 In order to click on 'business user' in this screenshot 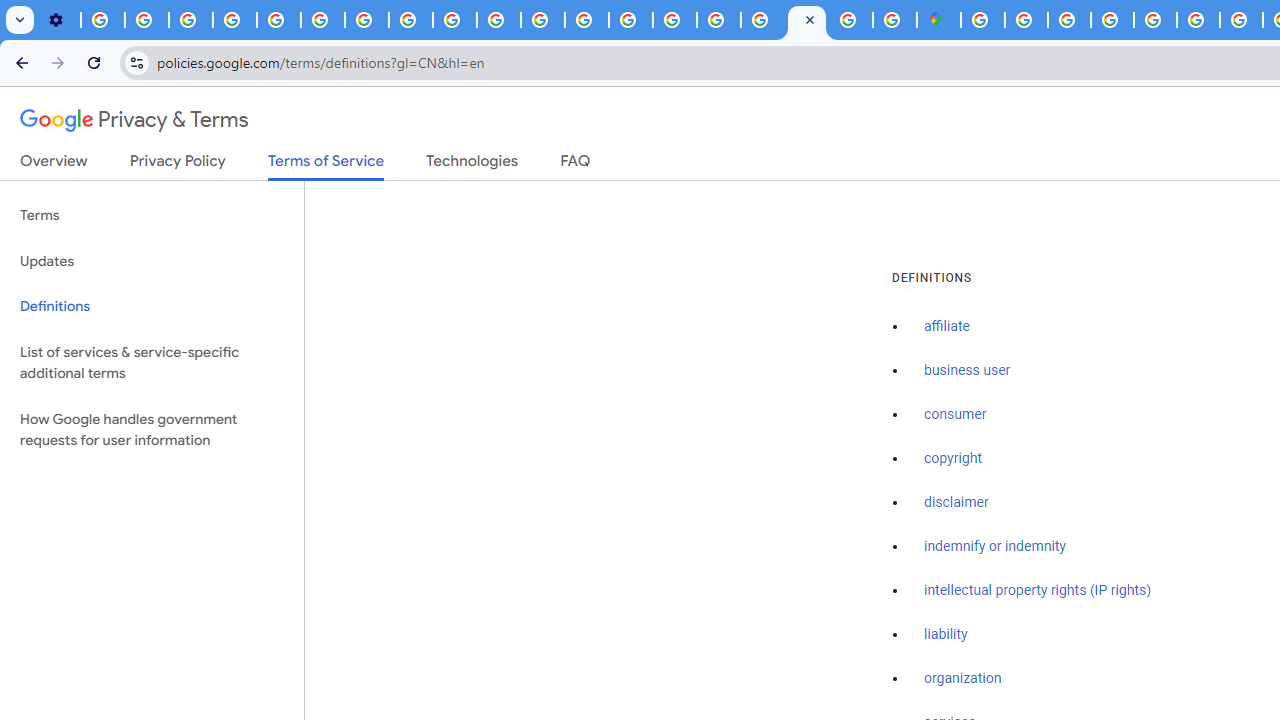, I will do `click(967, 371)`.